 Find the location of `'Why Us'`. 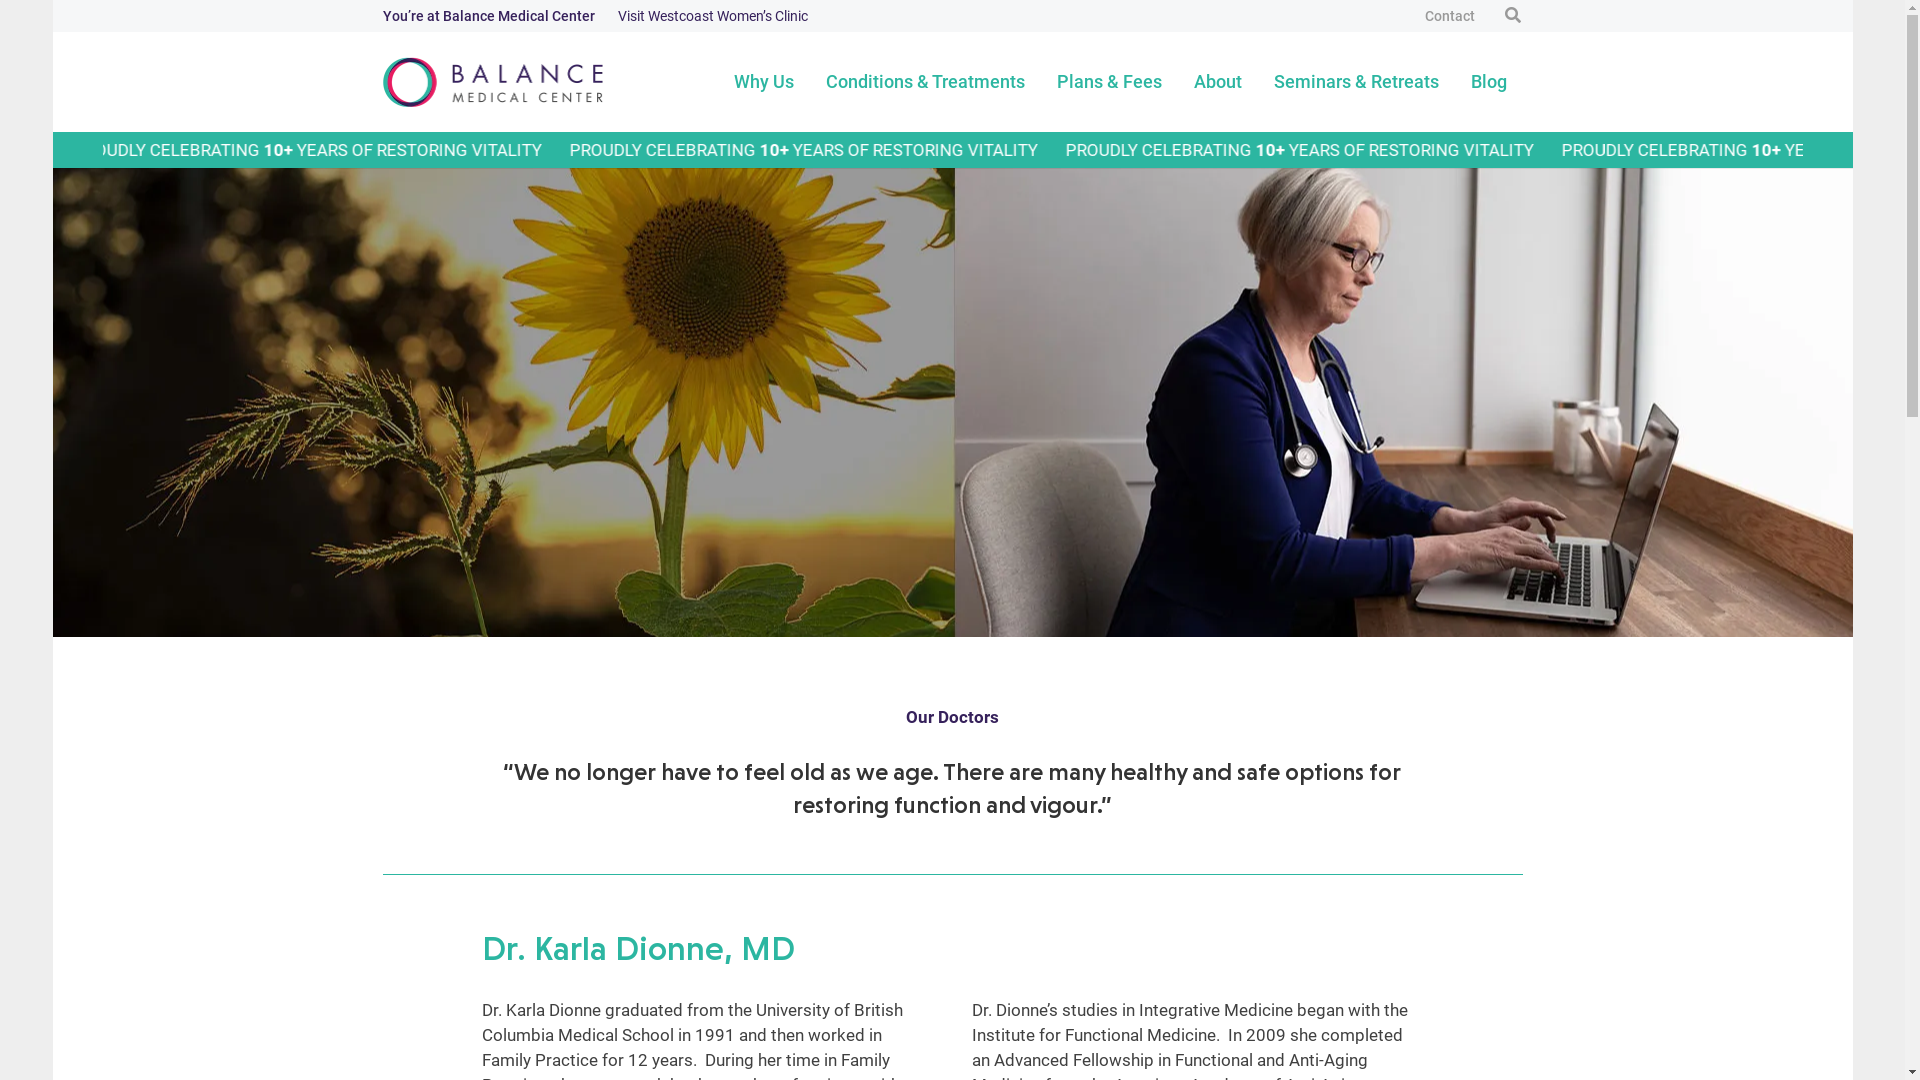

'Why Us' is located at coordinates (762, 80).